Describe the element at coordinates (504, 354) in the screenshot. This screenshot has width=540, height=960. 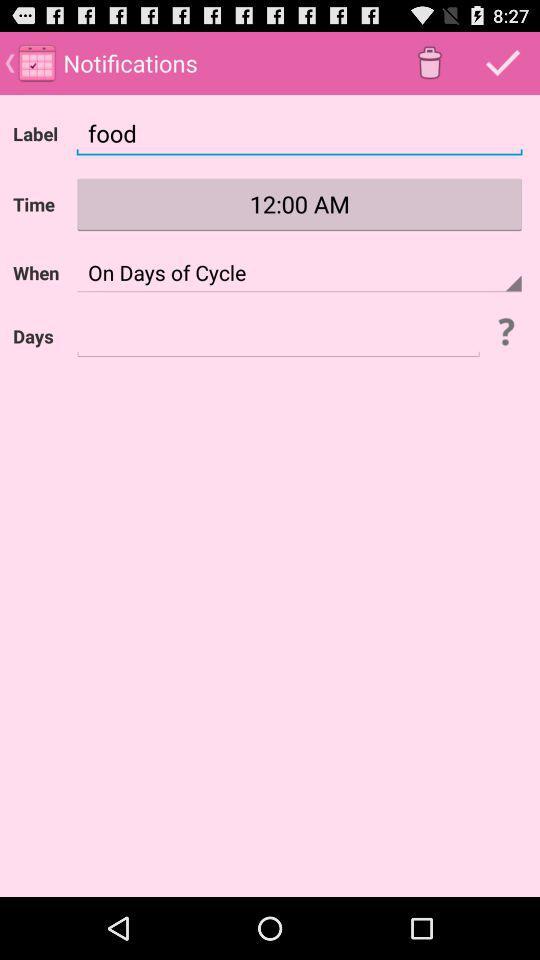
I see `the help icon` at that location.